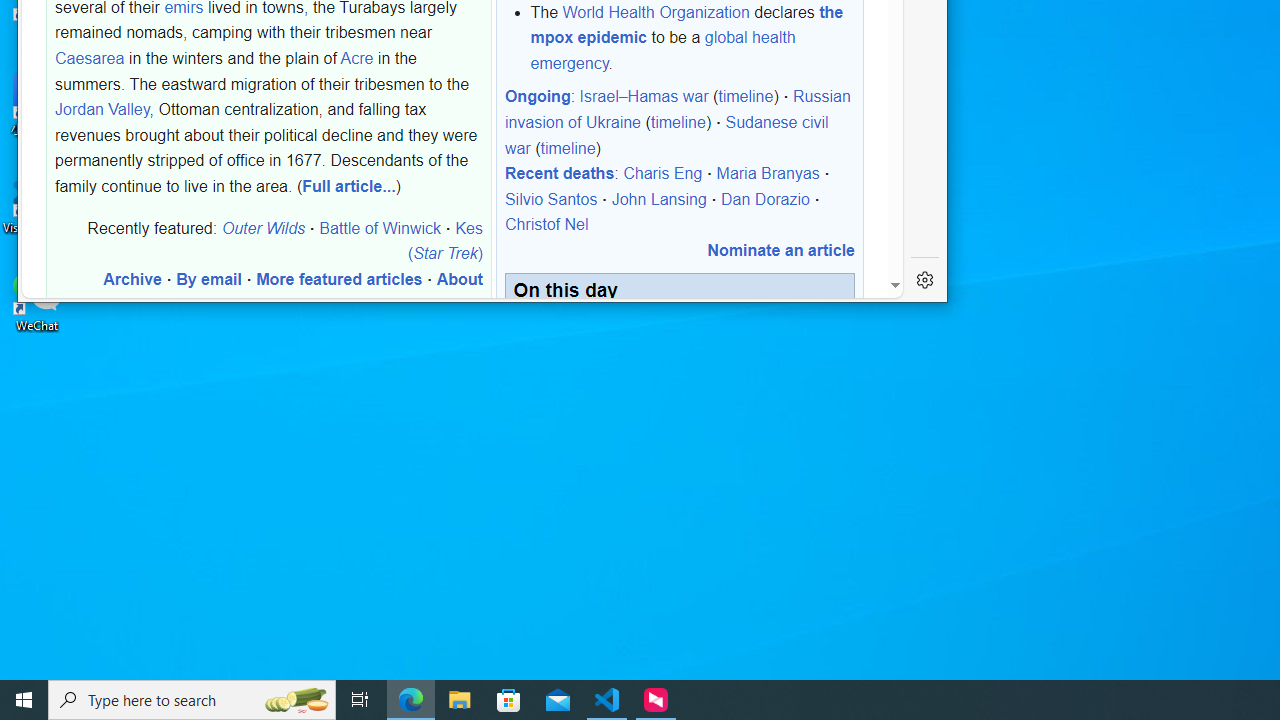 This screenshot has width=1280, height=720. I want to click on 'Recent deaths', so click(559, 172).